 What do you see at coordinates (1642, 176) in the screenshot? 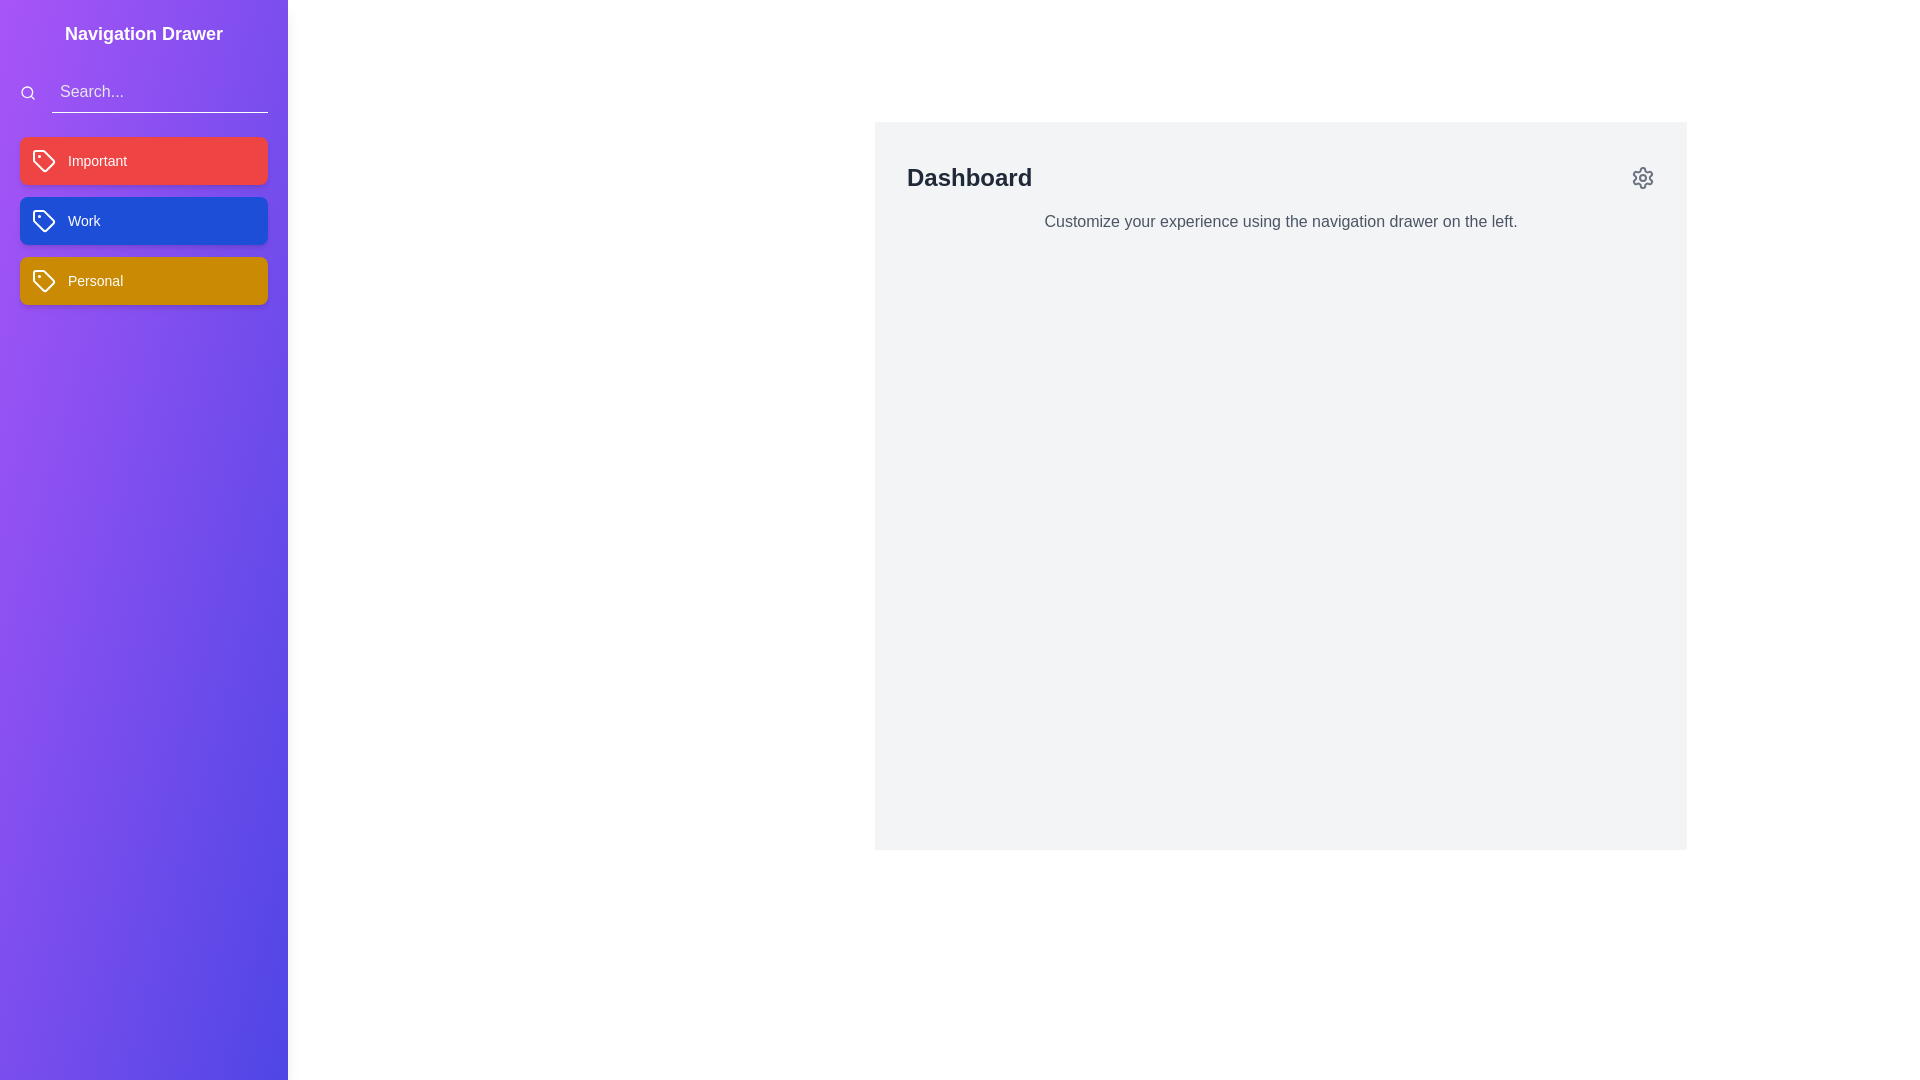
I see `the settings button in the dashboard` at bounding box center [1642, 176].